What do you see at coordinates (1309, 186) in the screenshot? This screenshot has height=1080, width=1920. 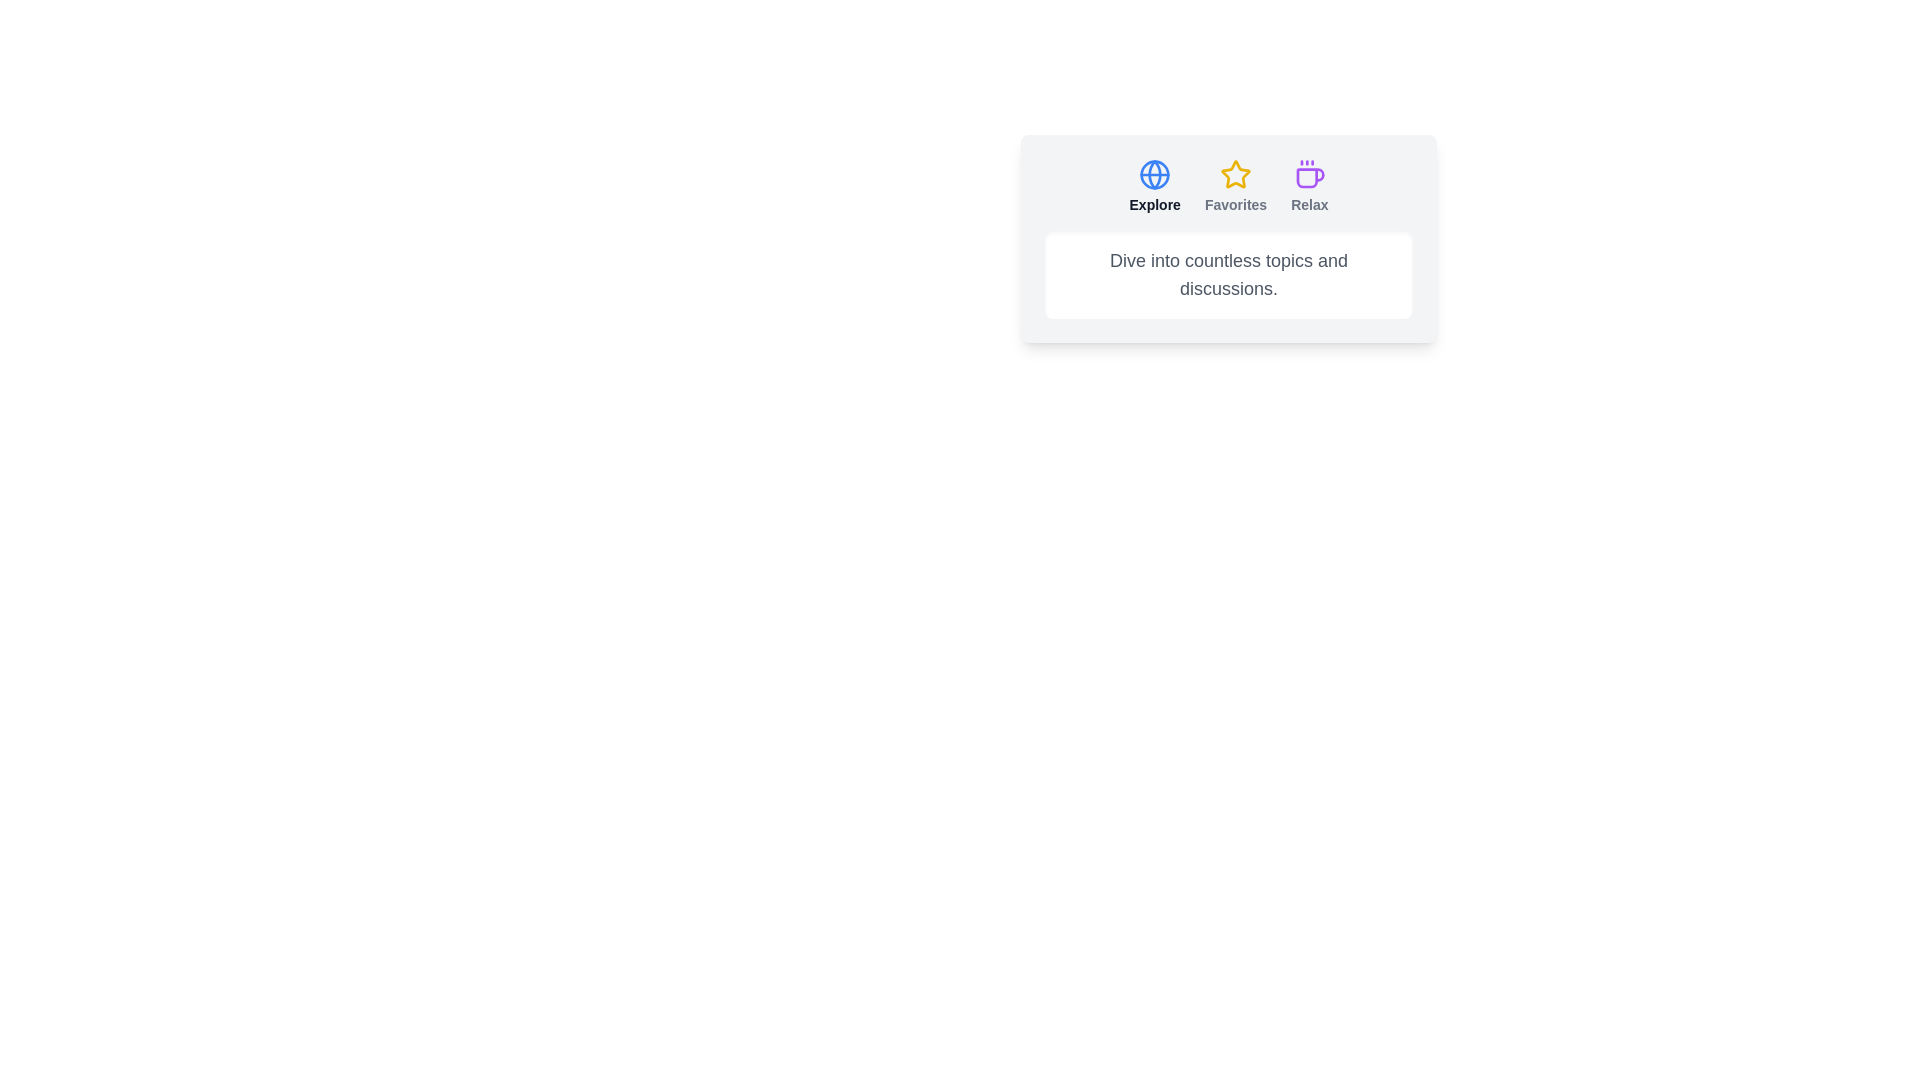 I see `the tab with the title Relax` at bounding box center [1309, 186].